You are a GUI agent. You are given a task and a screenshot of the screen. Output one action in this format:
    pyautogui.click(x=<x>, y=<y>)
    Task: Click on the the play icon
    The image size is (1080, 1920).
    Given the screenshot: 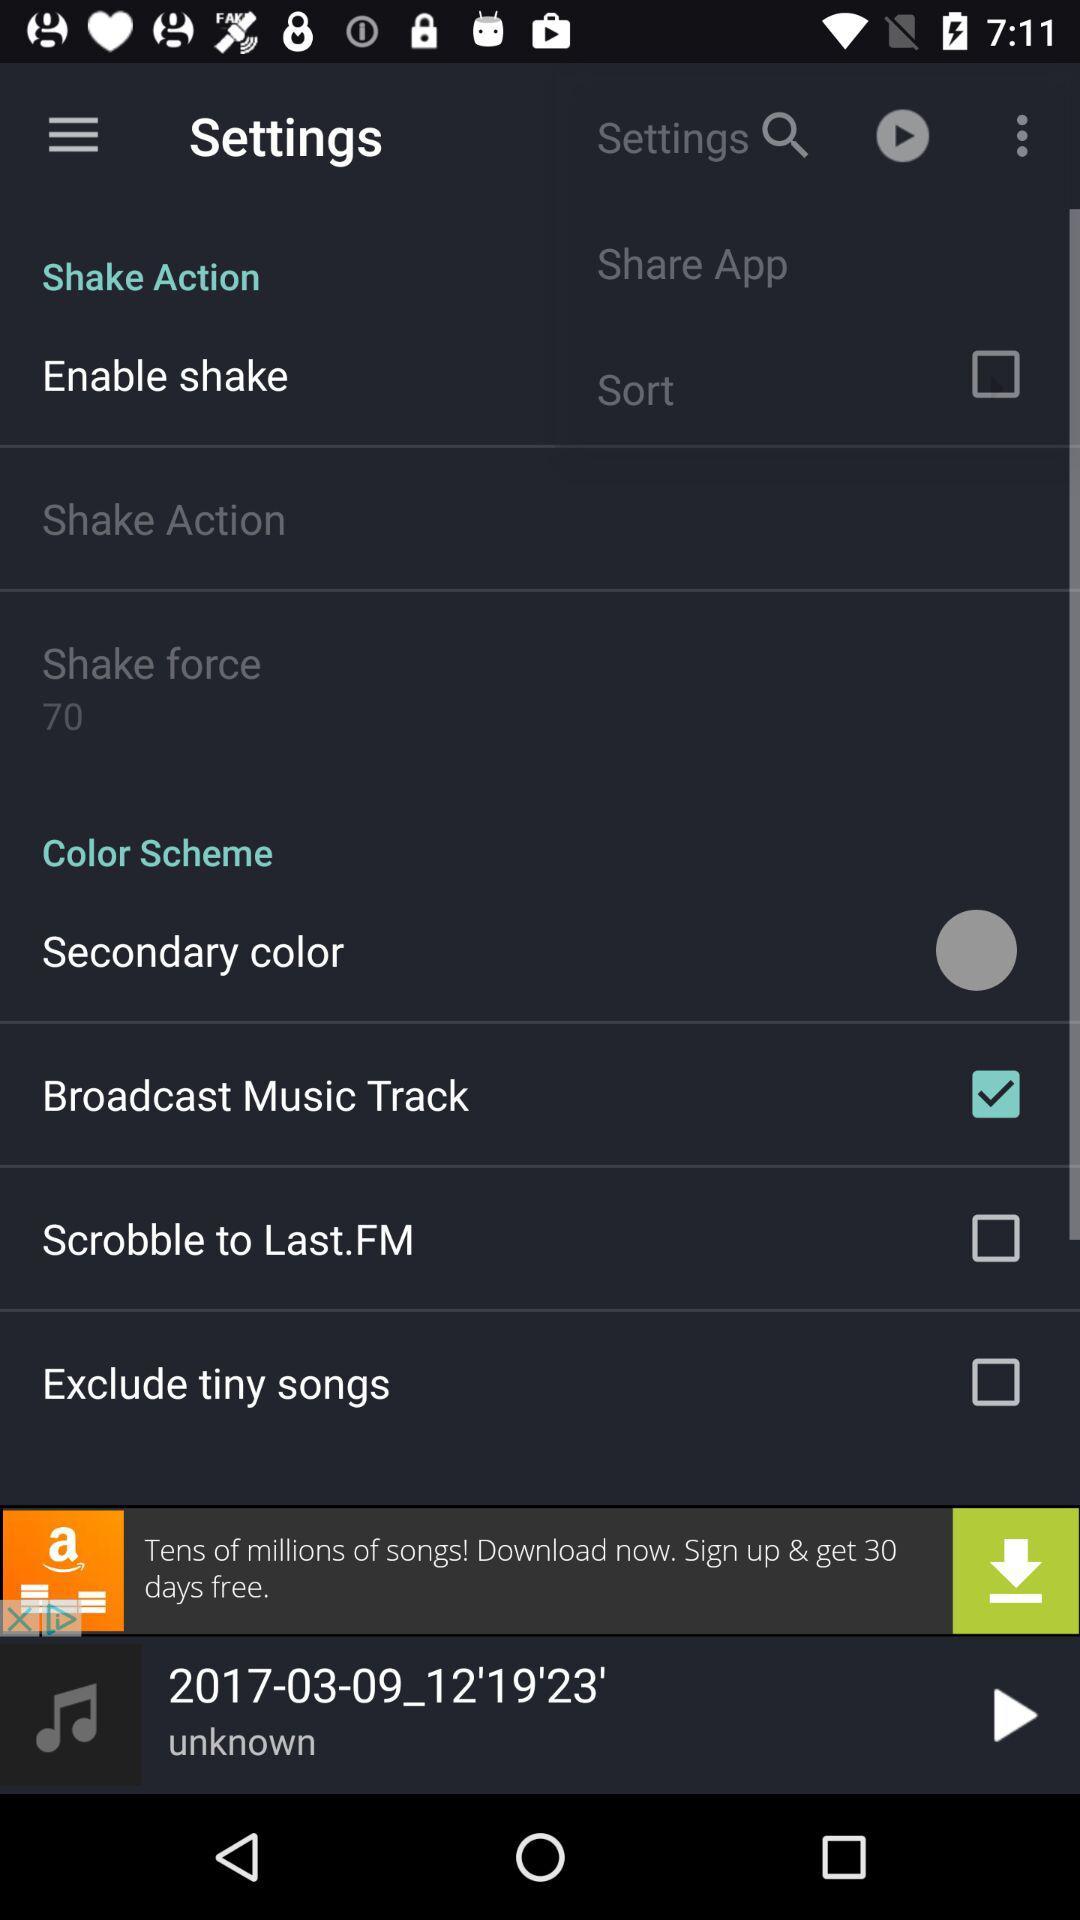 What is the action you would take?
    pyautogui.click(x=1011, y=1714)
    